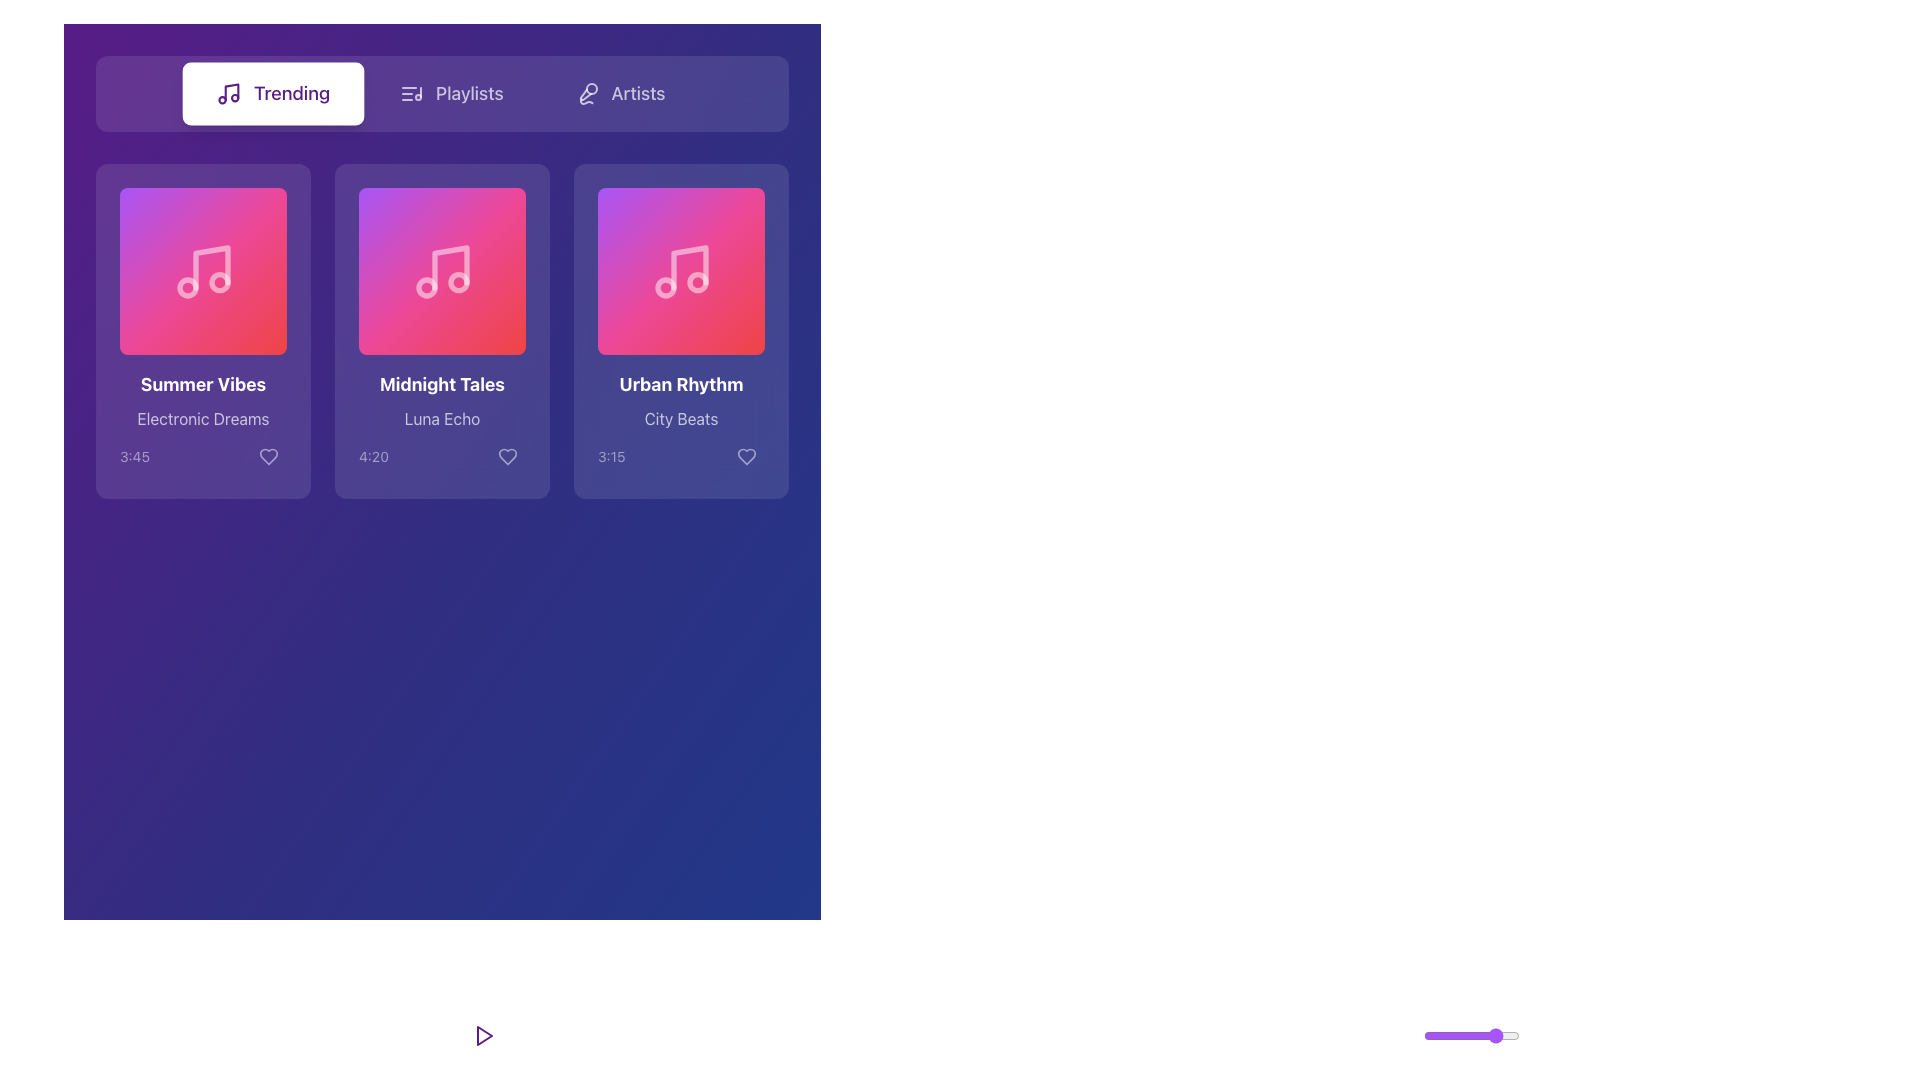 The image size is (1920, 1080). Describe the element at coordinates (1505, 1035) in the screenshot. I see `the slider` at that location.